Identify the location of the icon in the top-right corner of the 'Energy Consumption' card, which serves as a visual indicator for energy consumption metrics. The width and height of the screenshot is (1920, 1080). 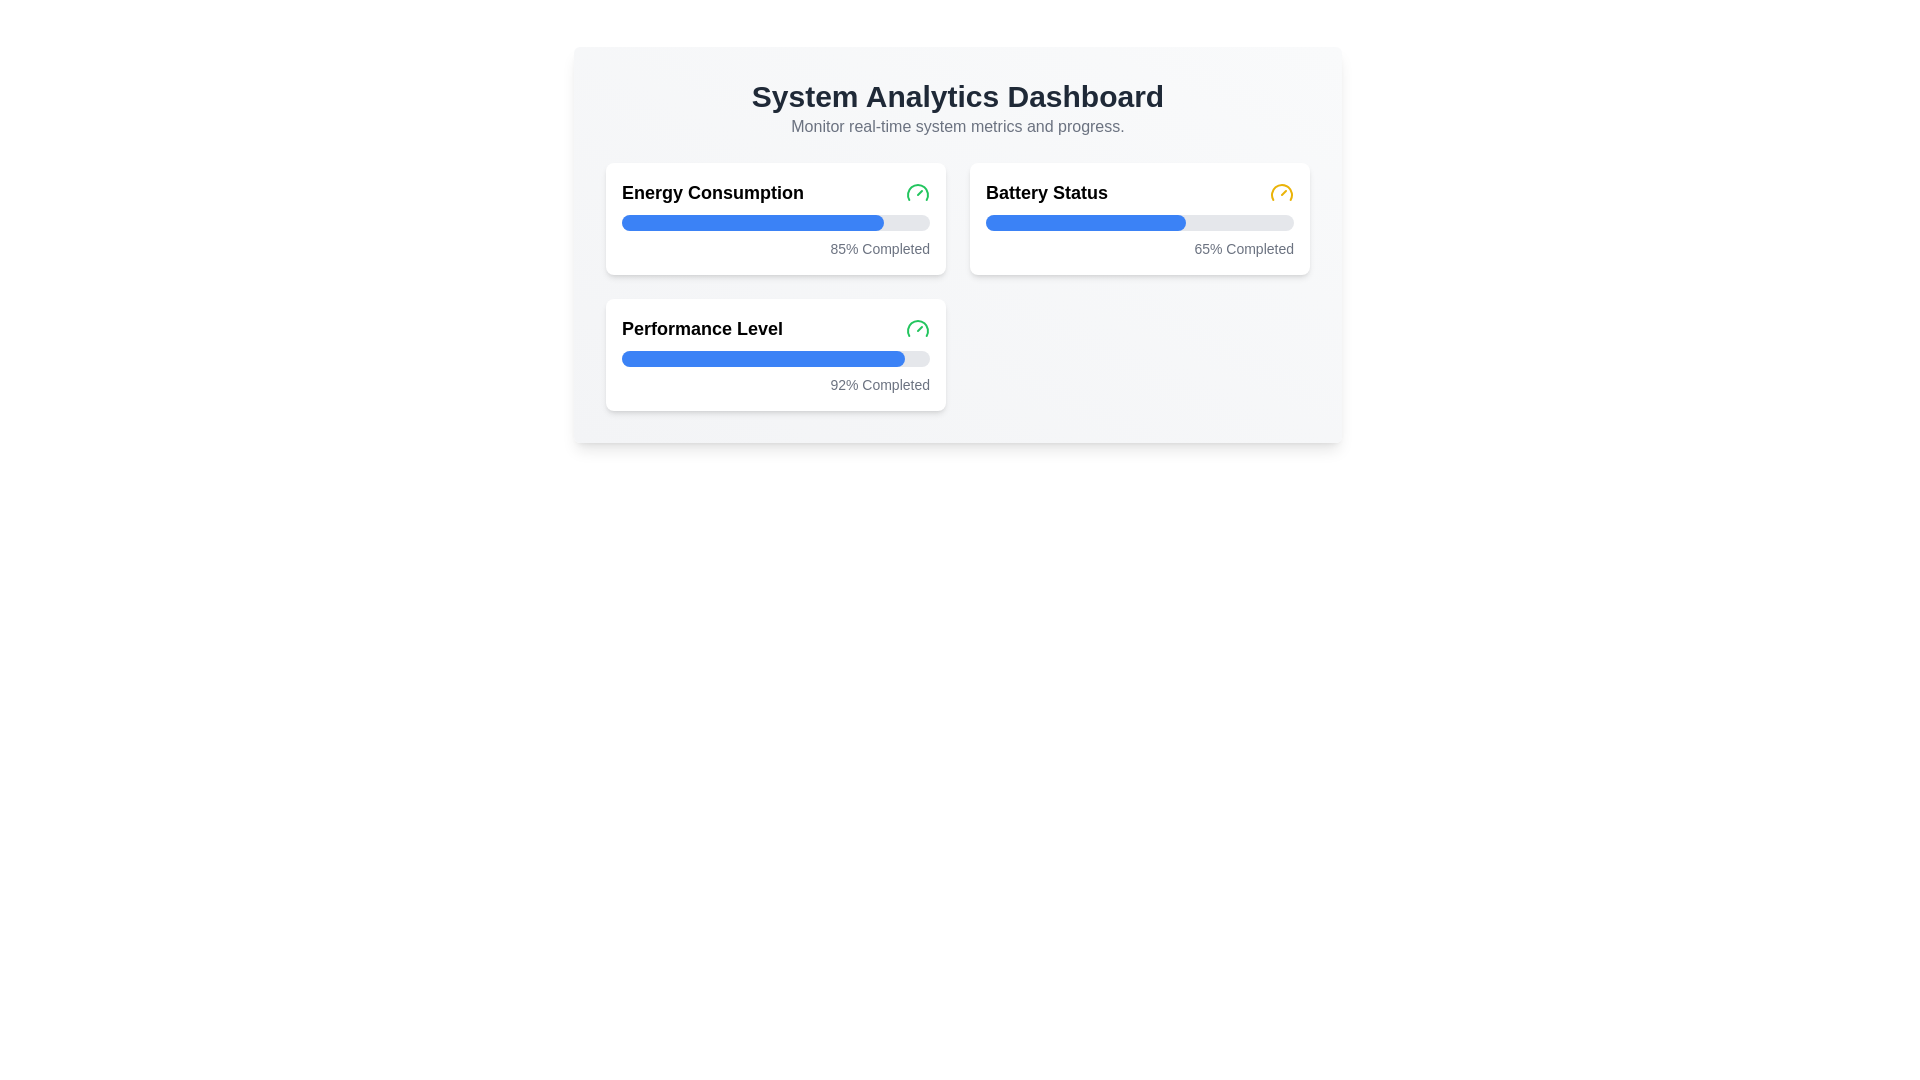
(916, 192).